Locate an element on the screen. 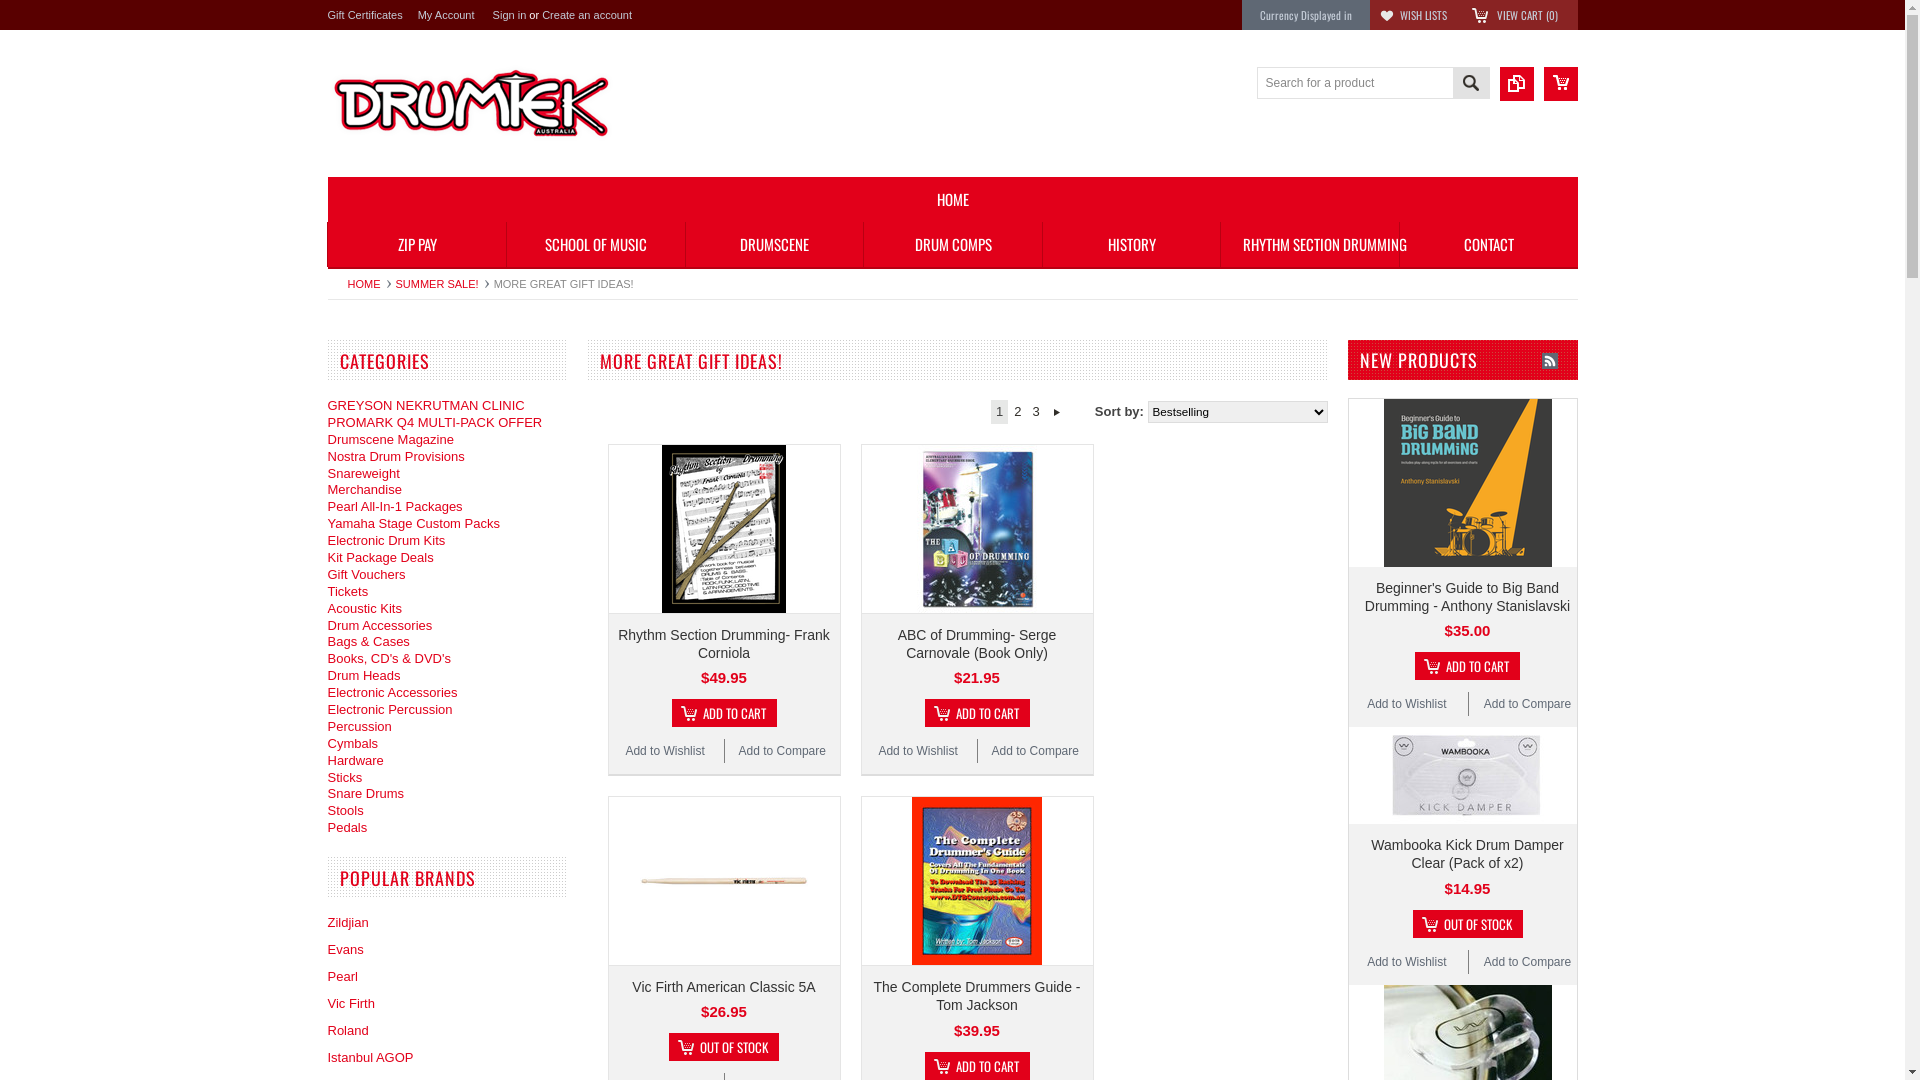 This screenshot has height=1080, width=1920. '3' is located at coordinates (1036, 411).